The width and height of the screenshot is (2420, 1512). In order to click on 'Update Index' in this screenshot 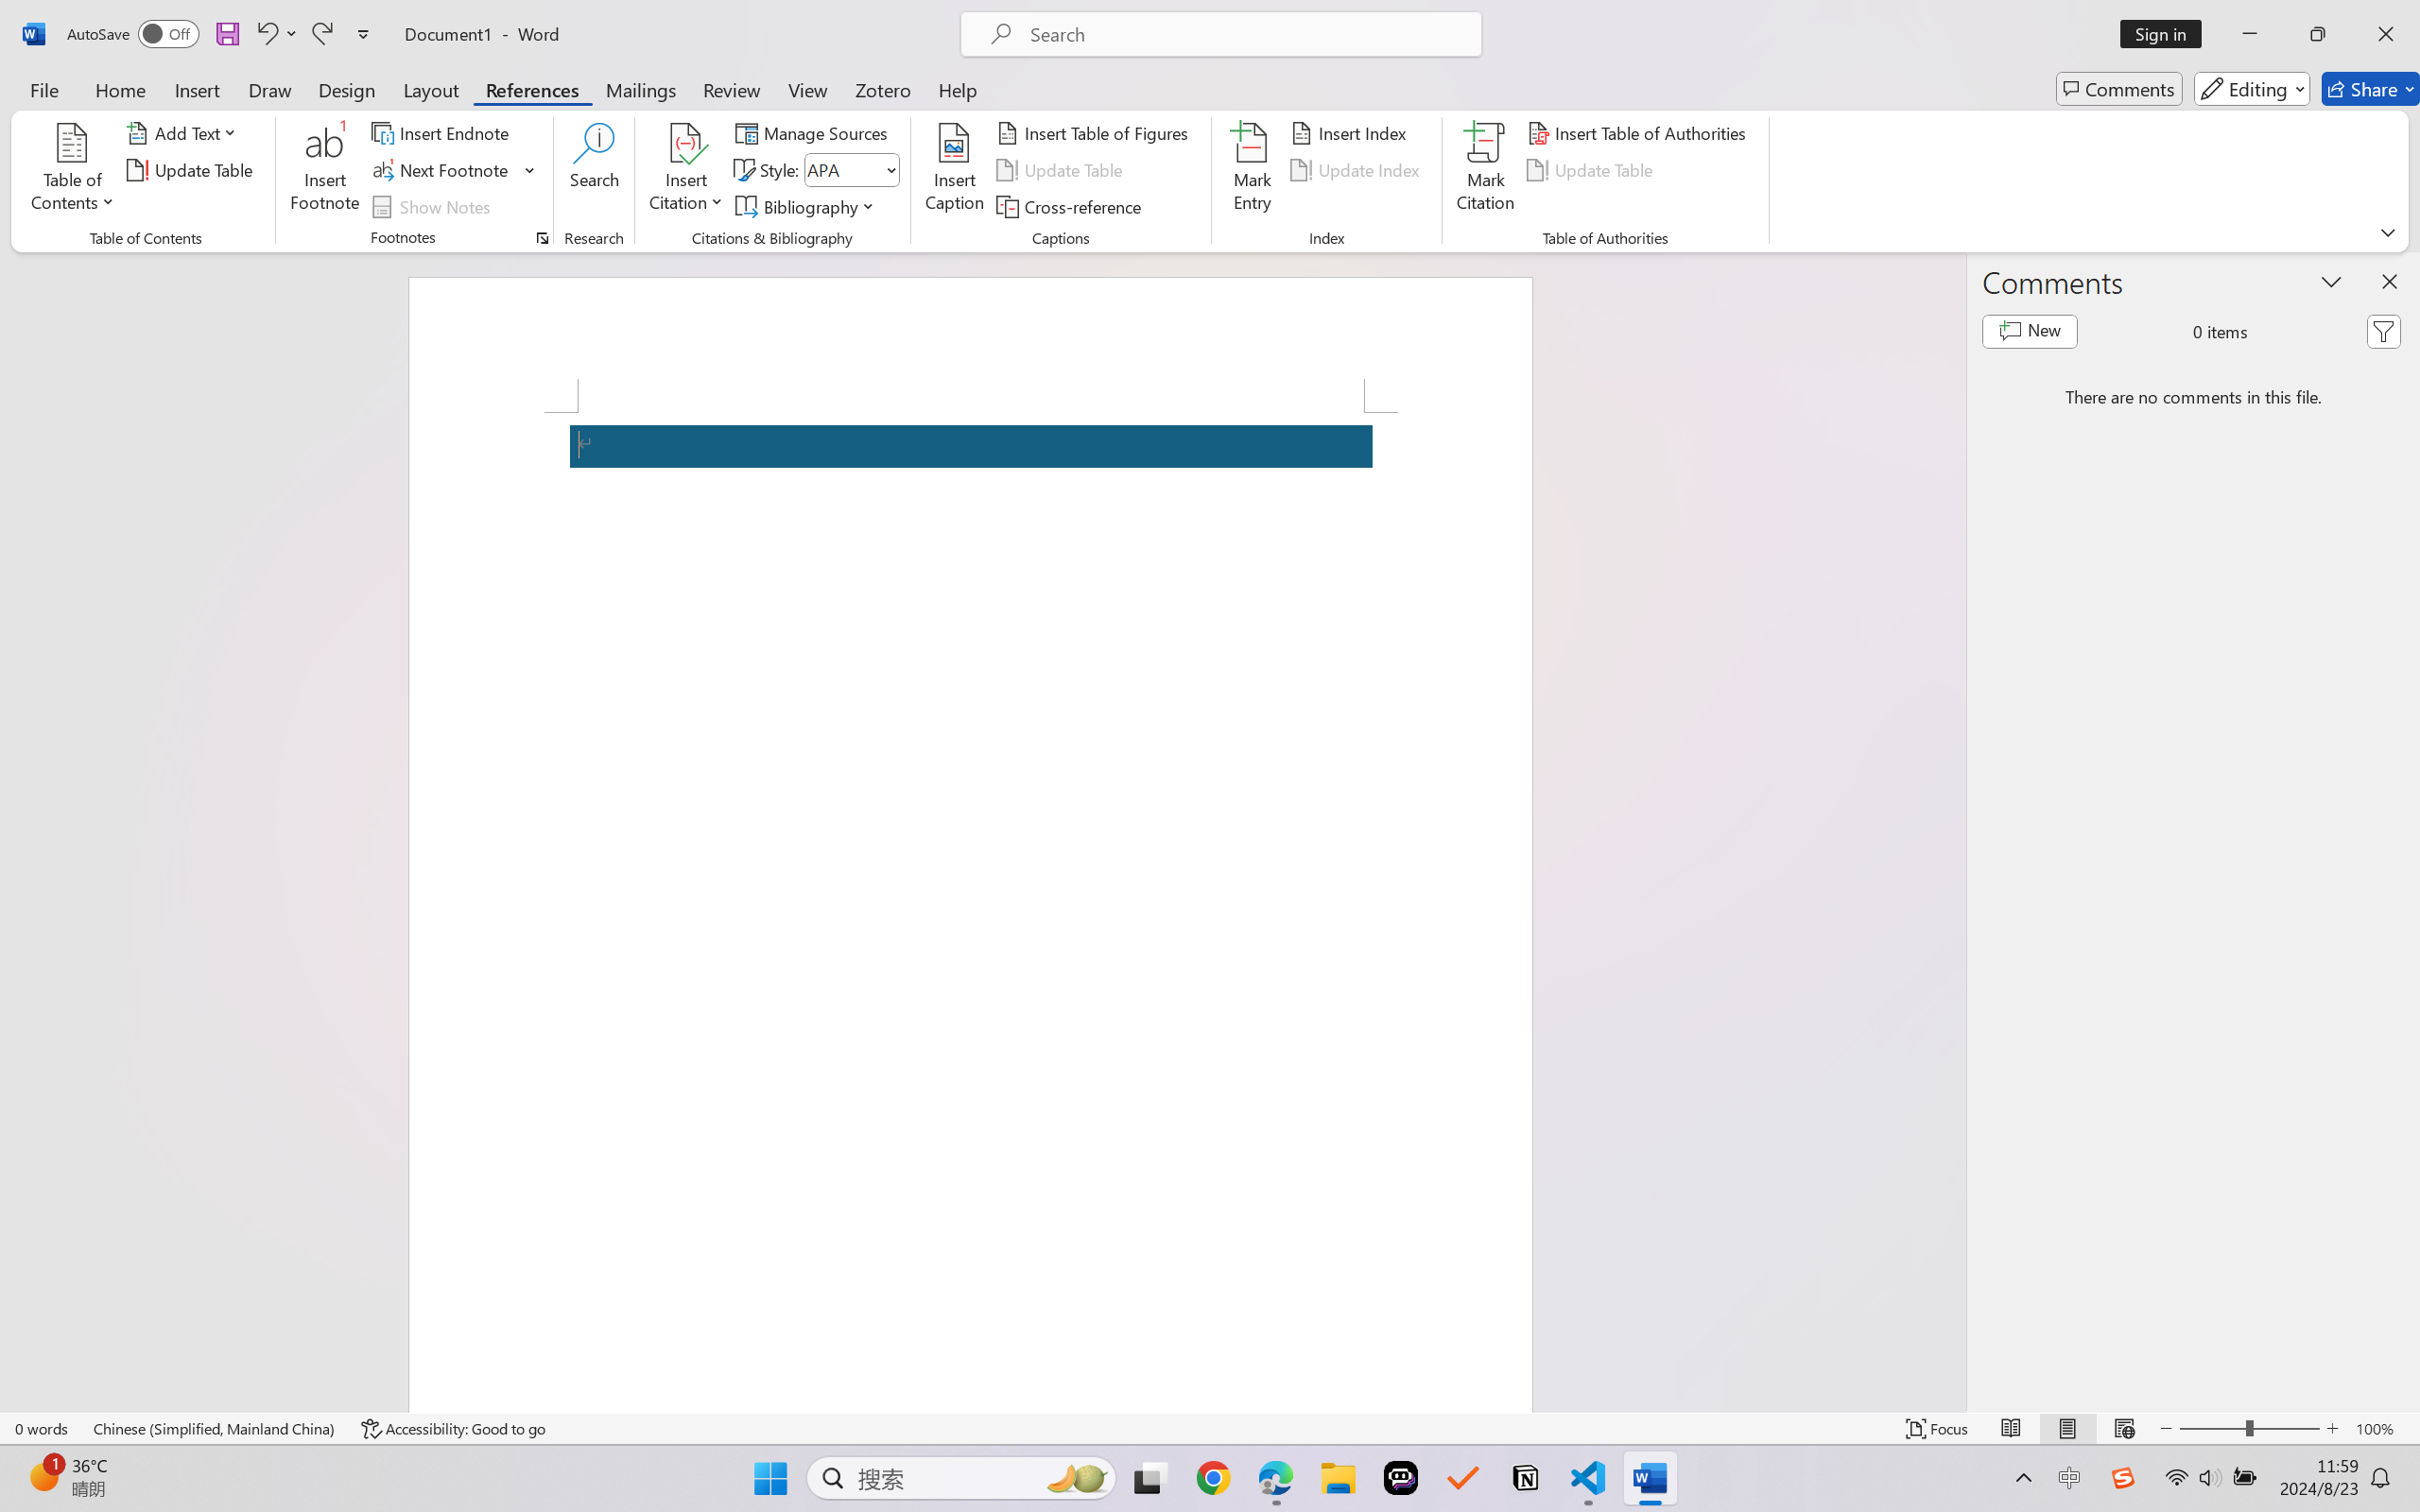, I will do `click(1357, 170)`.